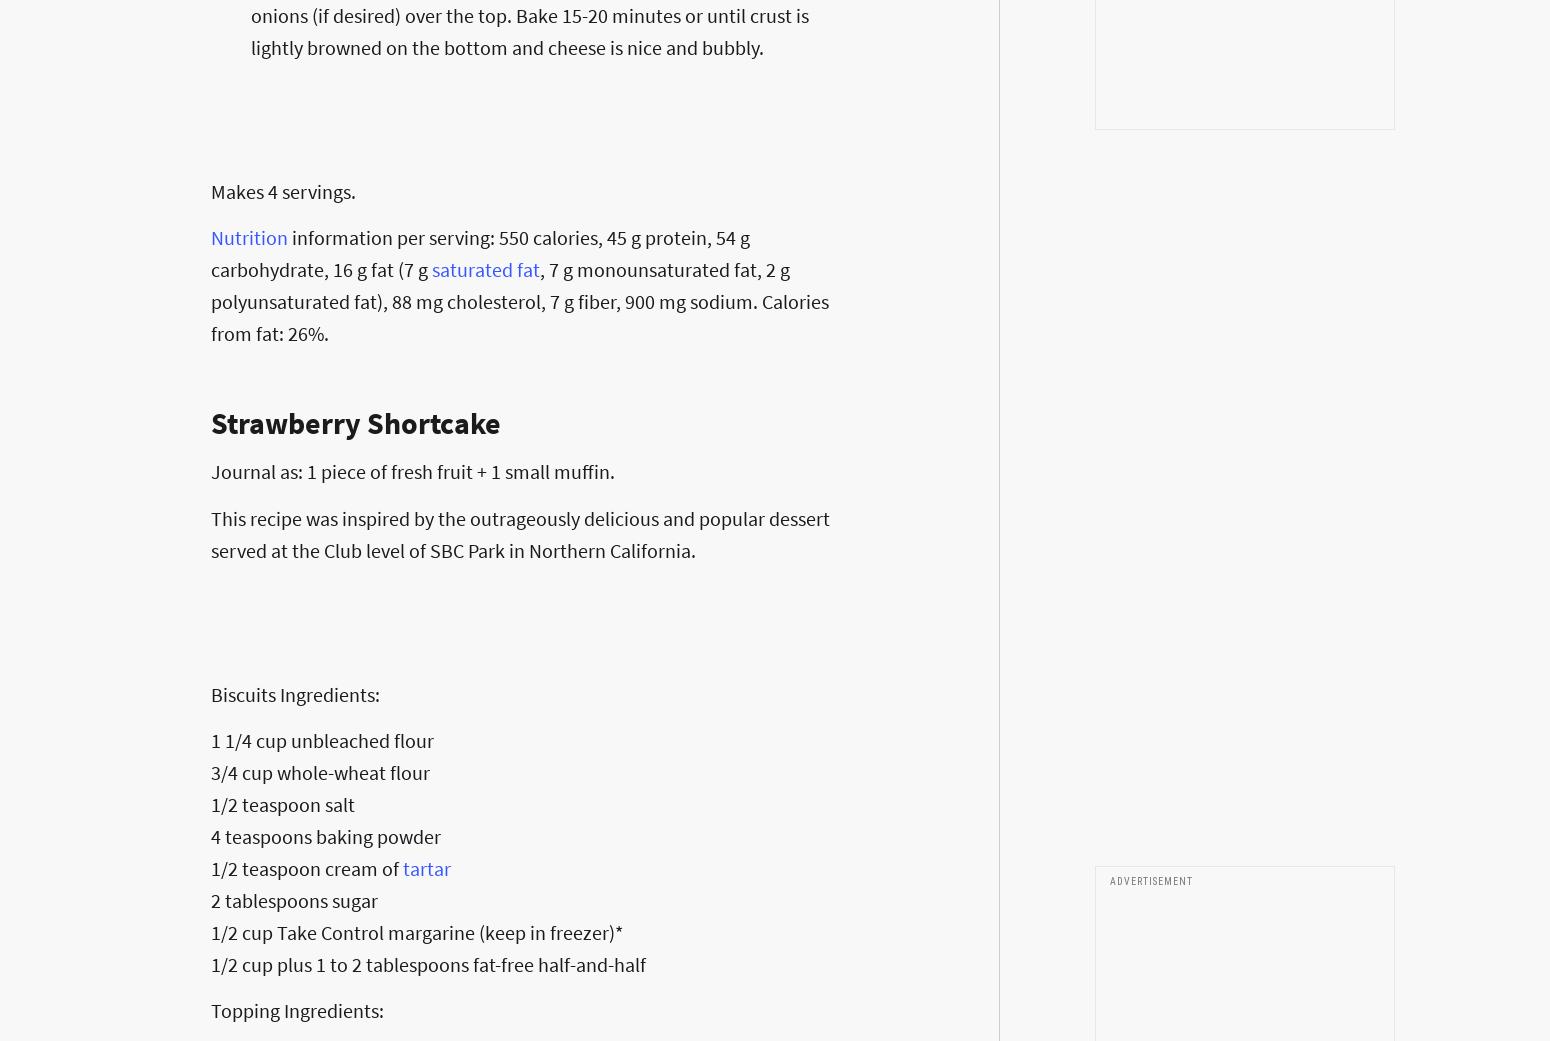 This screenshot has width=1550, height=1041. What do you see at coordinates (307, 866) in the screenshot?
I see `'1/2 teaspoon cream of'` at bounding box center [307, 866].